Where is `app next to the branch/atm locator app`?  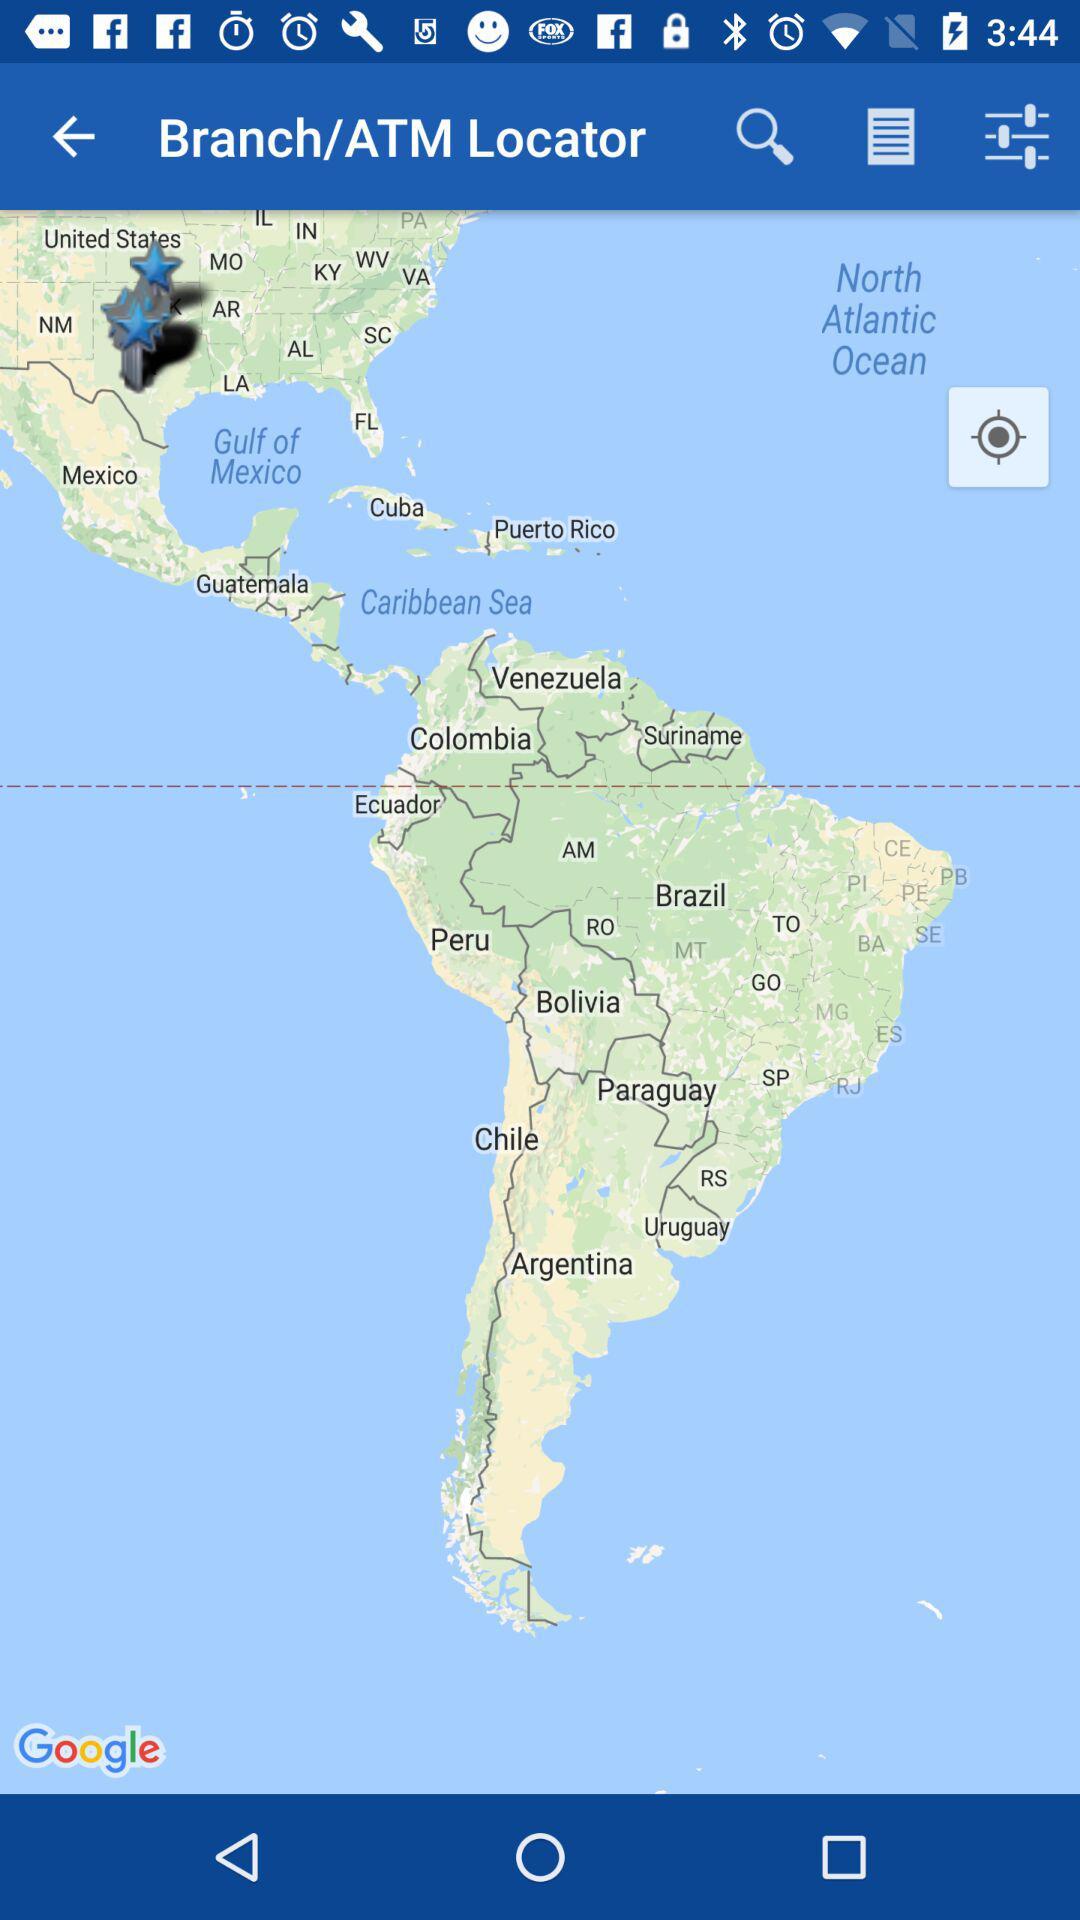 app next to the branch/atm locator app is located at coordinates (764, 135).